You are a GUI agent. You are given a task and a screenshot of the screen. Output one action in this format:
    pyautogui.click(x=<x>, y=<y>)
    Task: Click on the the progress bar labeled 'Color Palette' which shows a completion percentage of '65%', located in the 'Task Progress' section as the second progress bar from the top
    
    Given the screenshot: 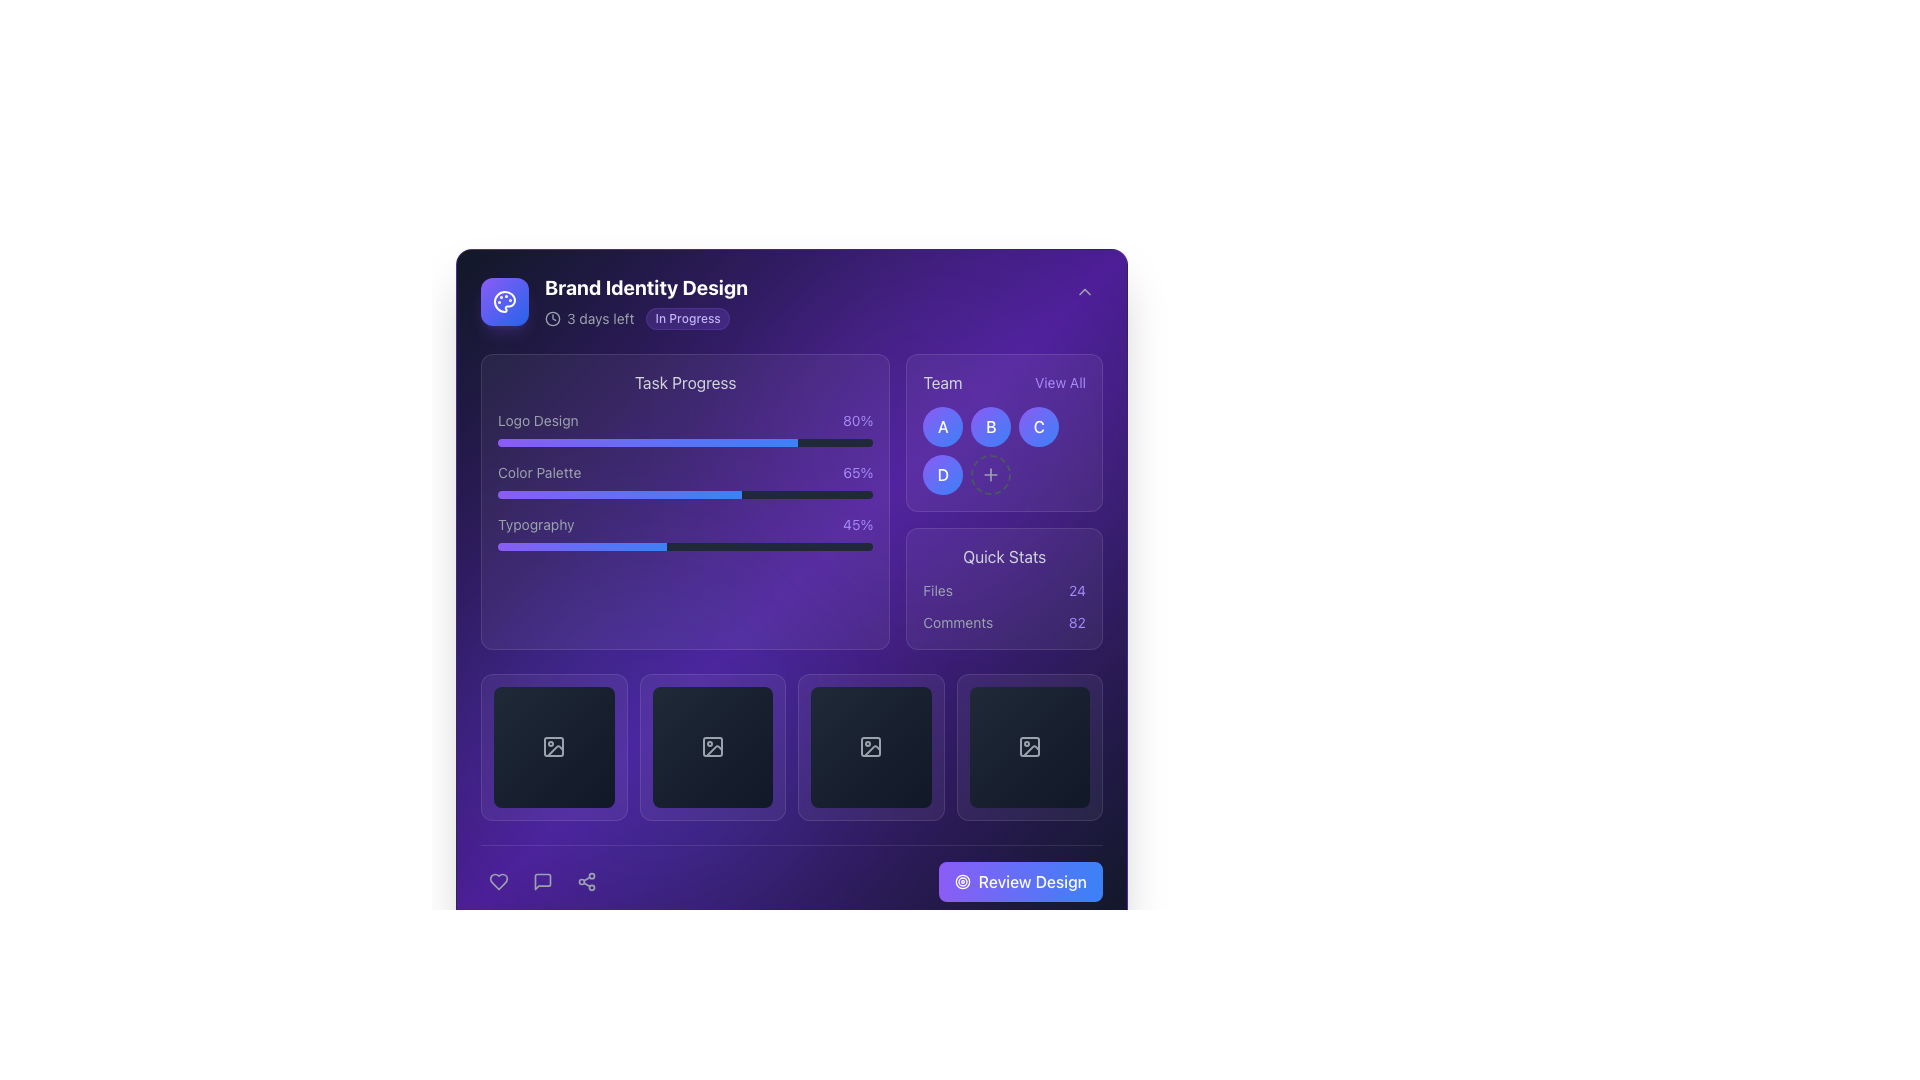 What is the action you would take?
    pyautogui.click(x=685, y=481)
    